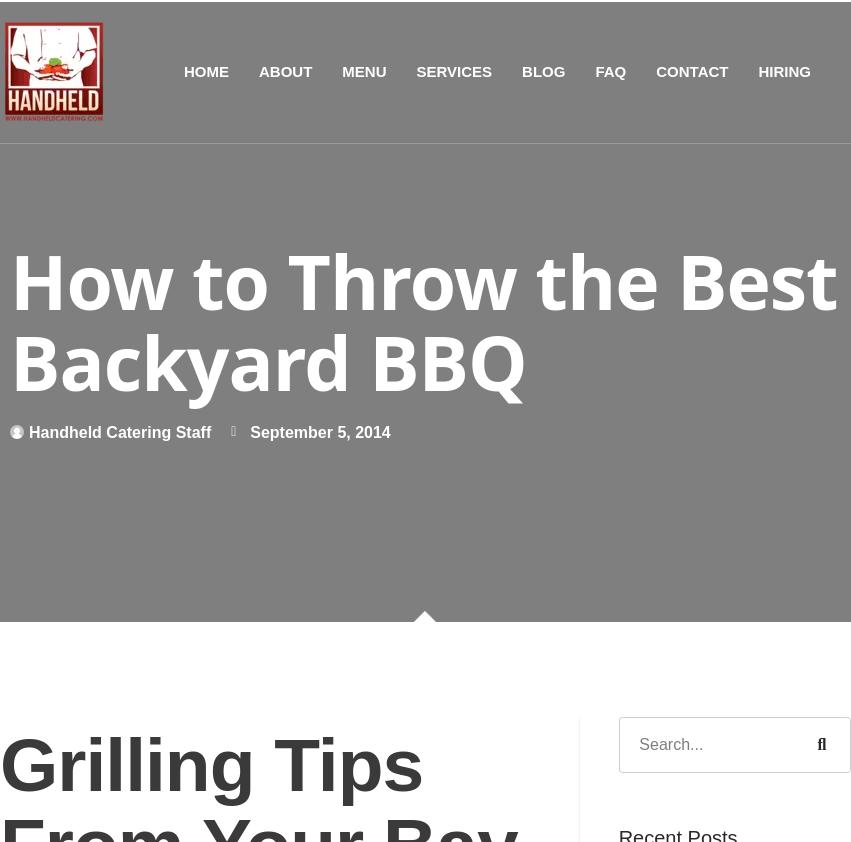 The image size is (851, 842). Describe the element at coordinates (783, 69) in the screenshot. I see `'HIRING'` at that location.